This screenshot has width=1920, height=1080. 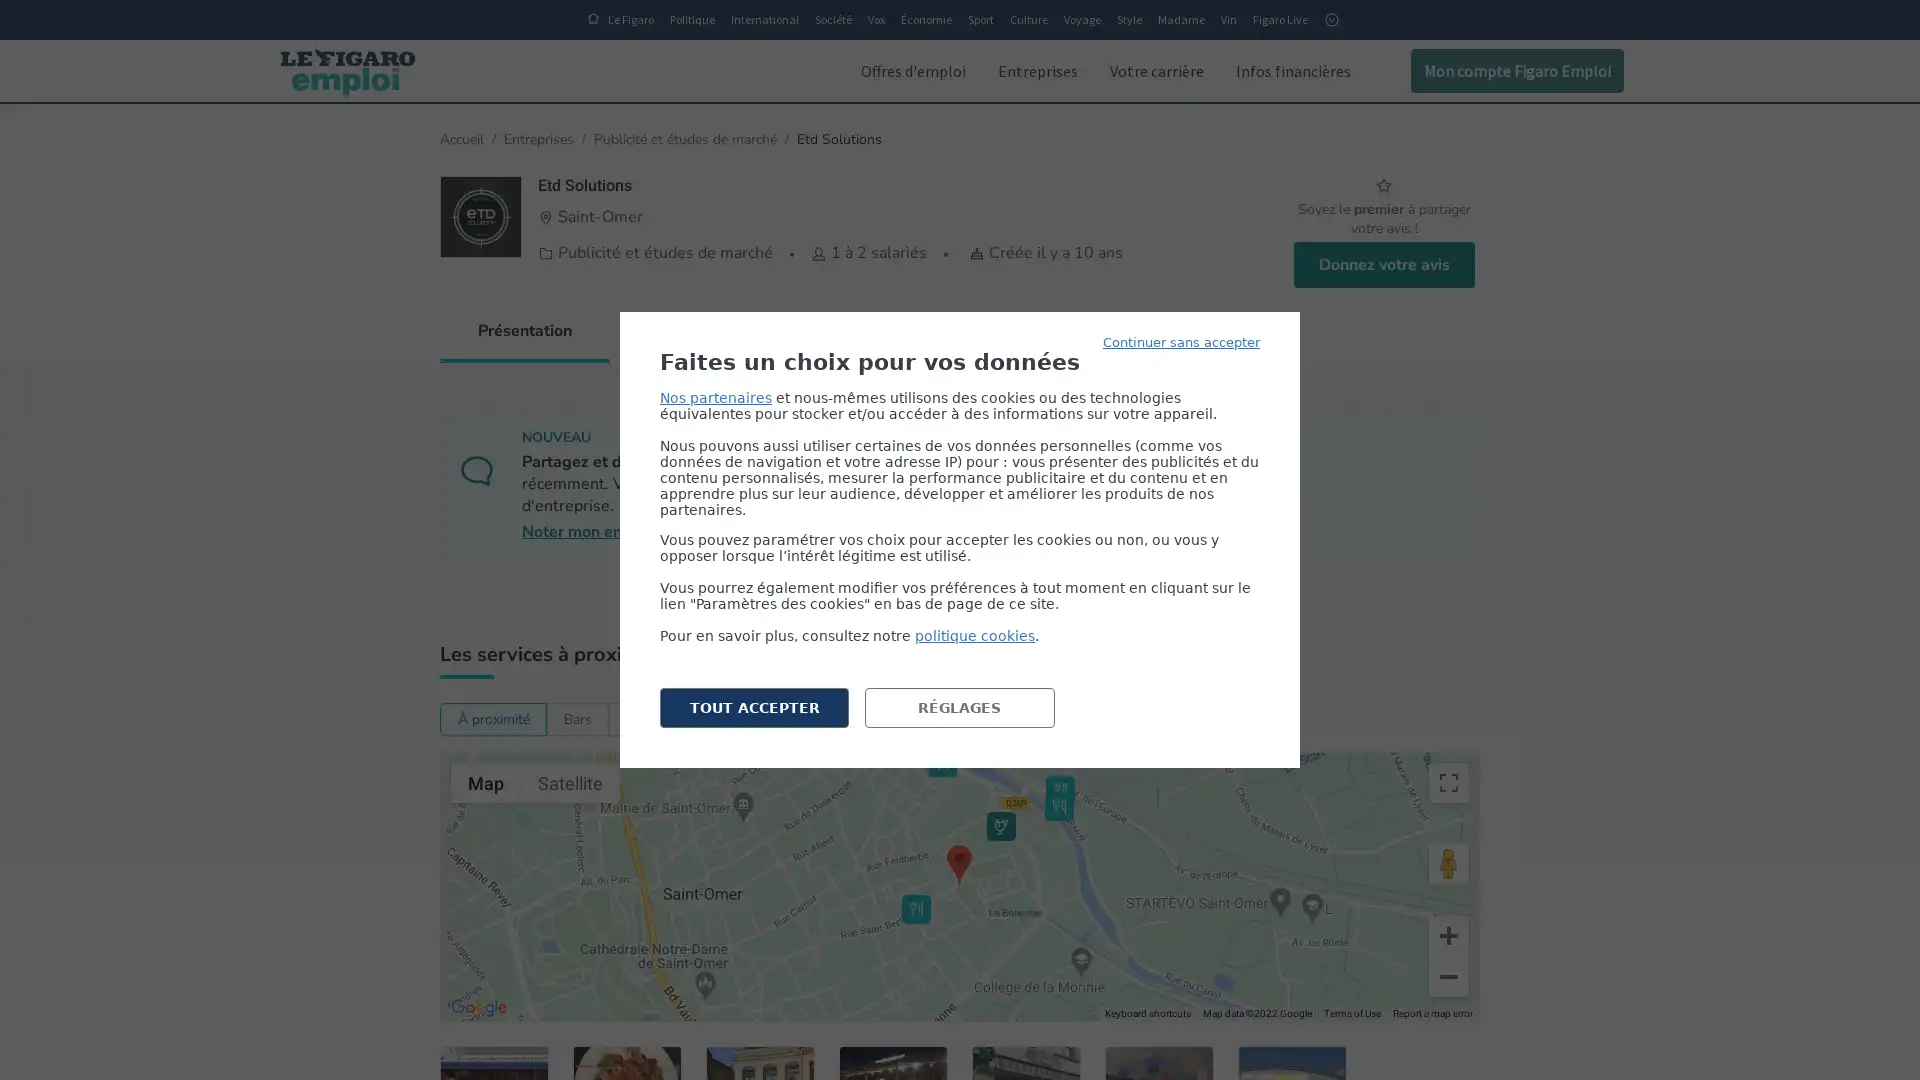 I want to click on Les Trois Caves, so click(x=915, y=909).